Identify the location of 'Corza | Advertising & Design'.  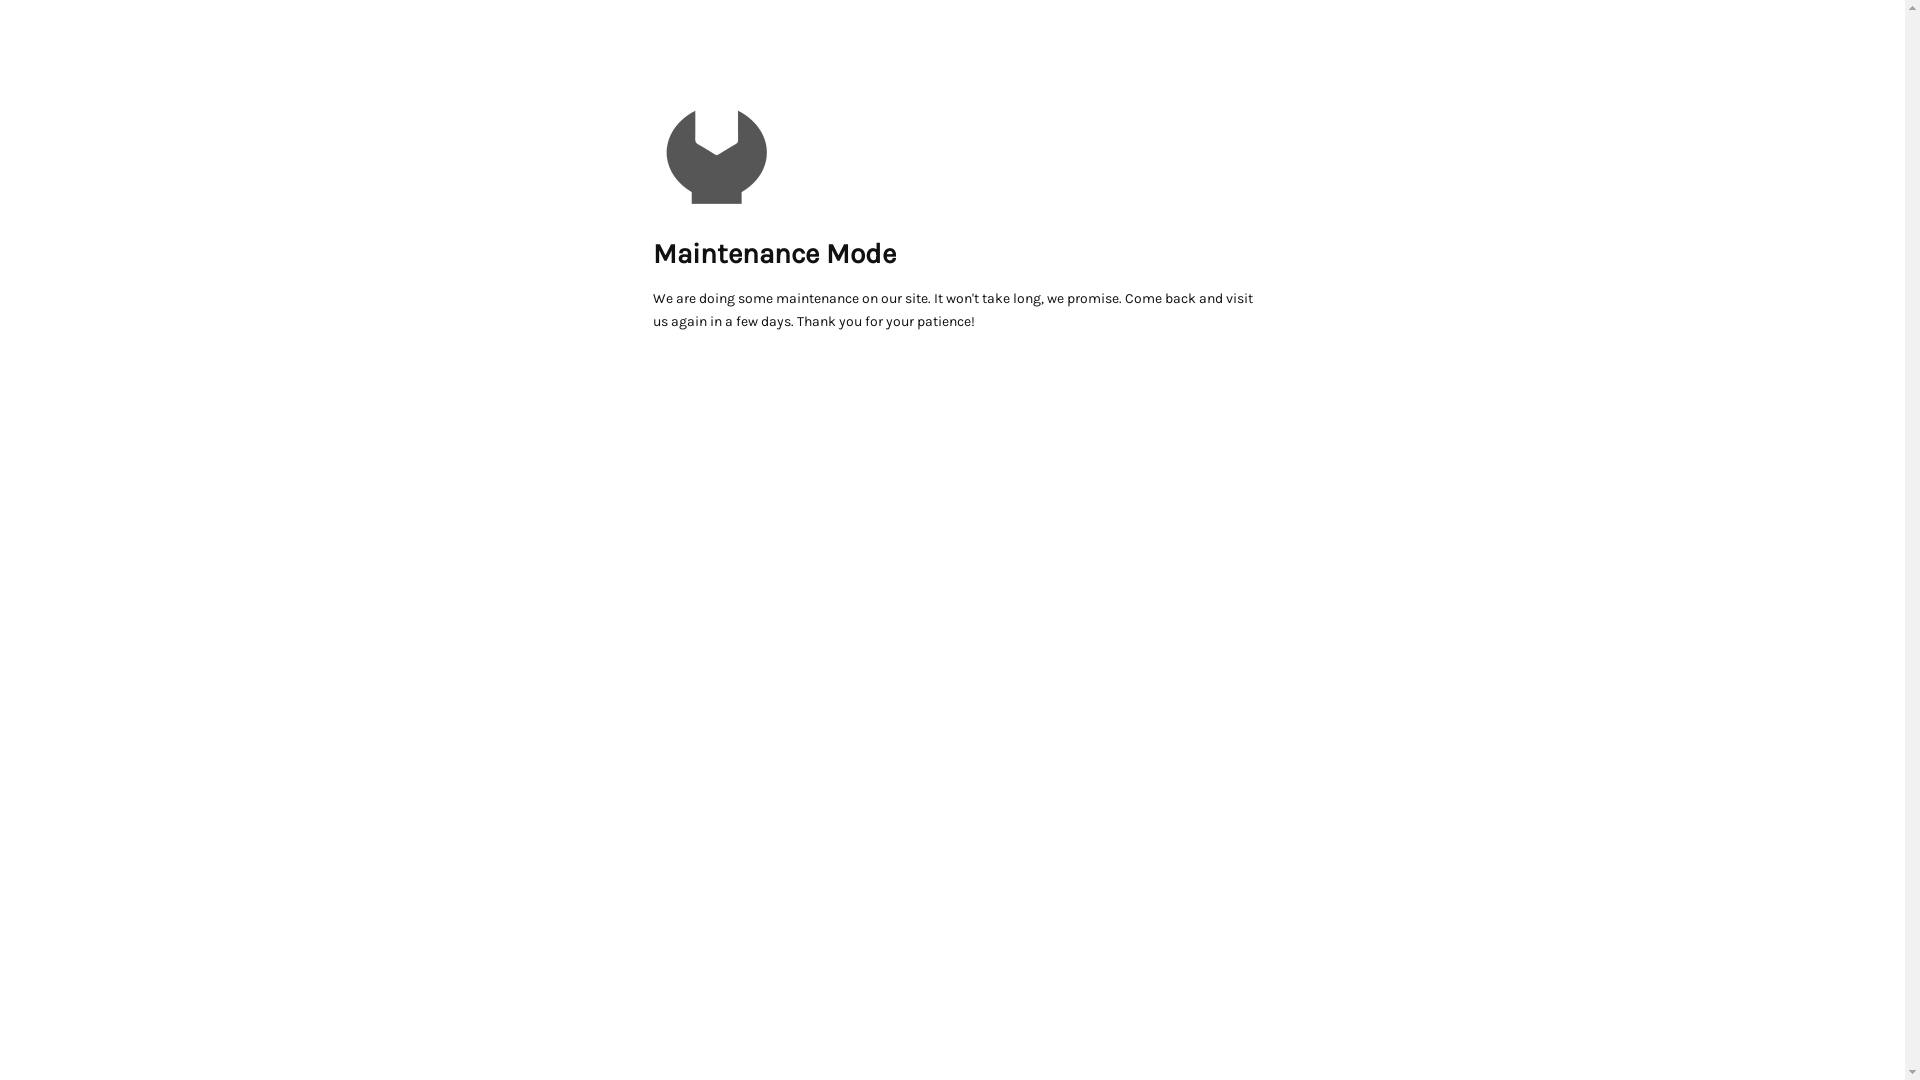
(715, 148).